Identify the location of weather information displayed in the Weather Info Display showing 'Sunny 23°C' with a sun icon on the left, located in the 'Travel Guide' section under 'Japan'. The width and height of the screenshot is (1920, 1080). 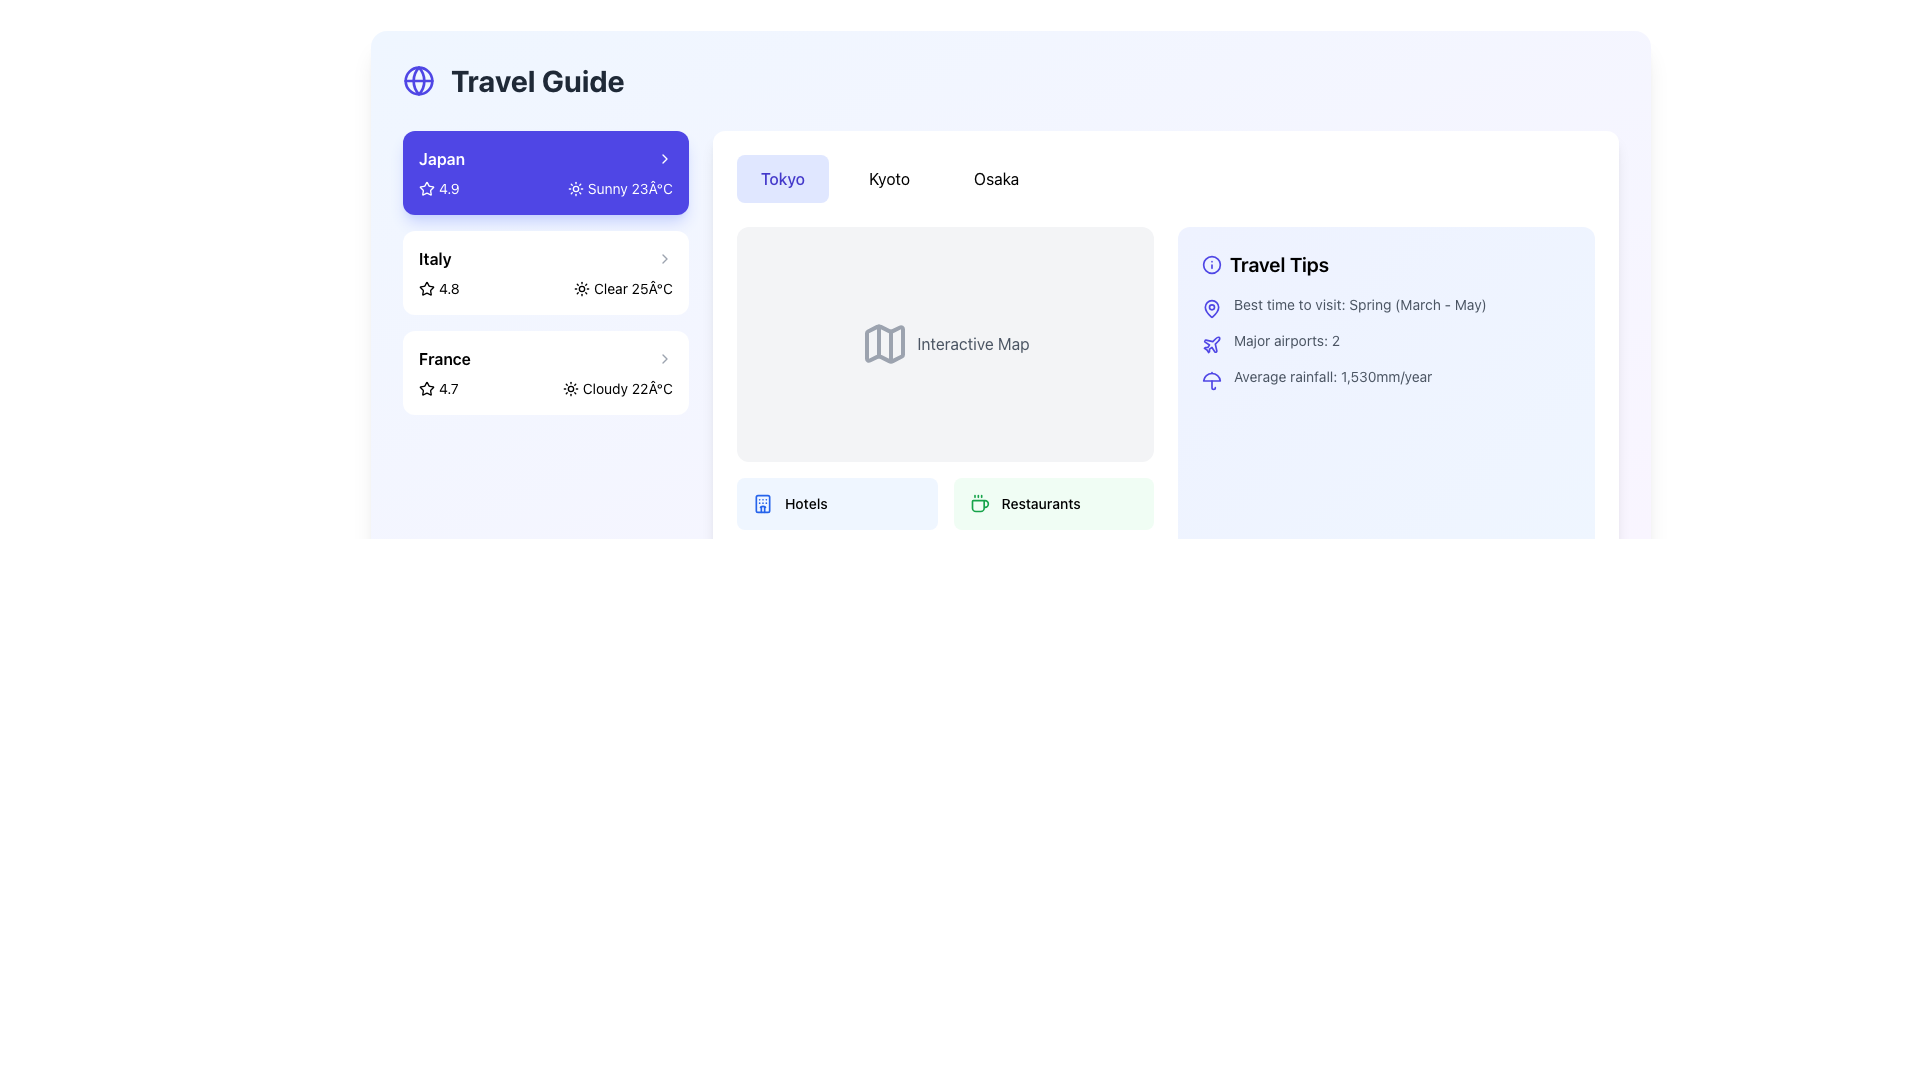
(619, 189).